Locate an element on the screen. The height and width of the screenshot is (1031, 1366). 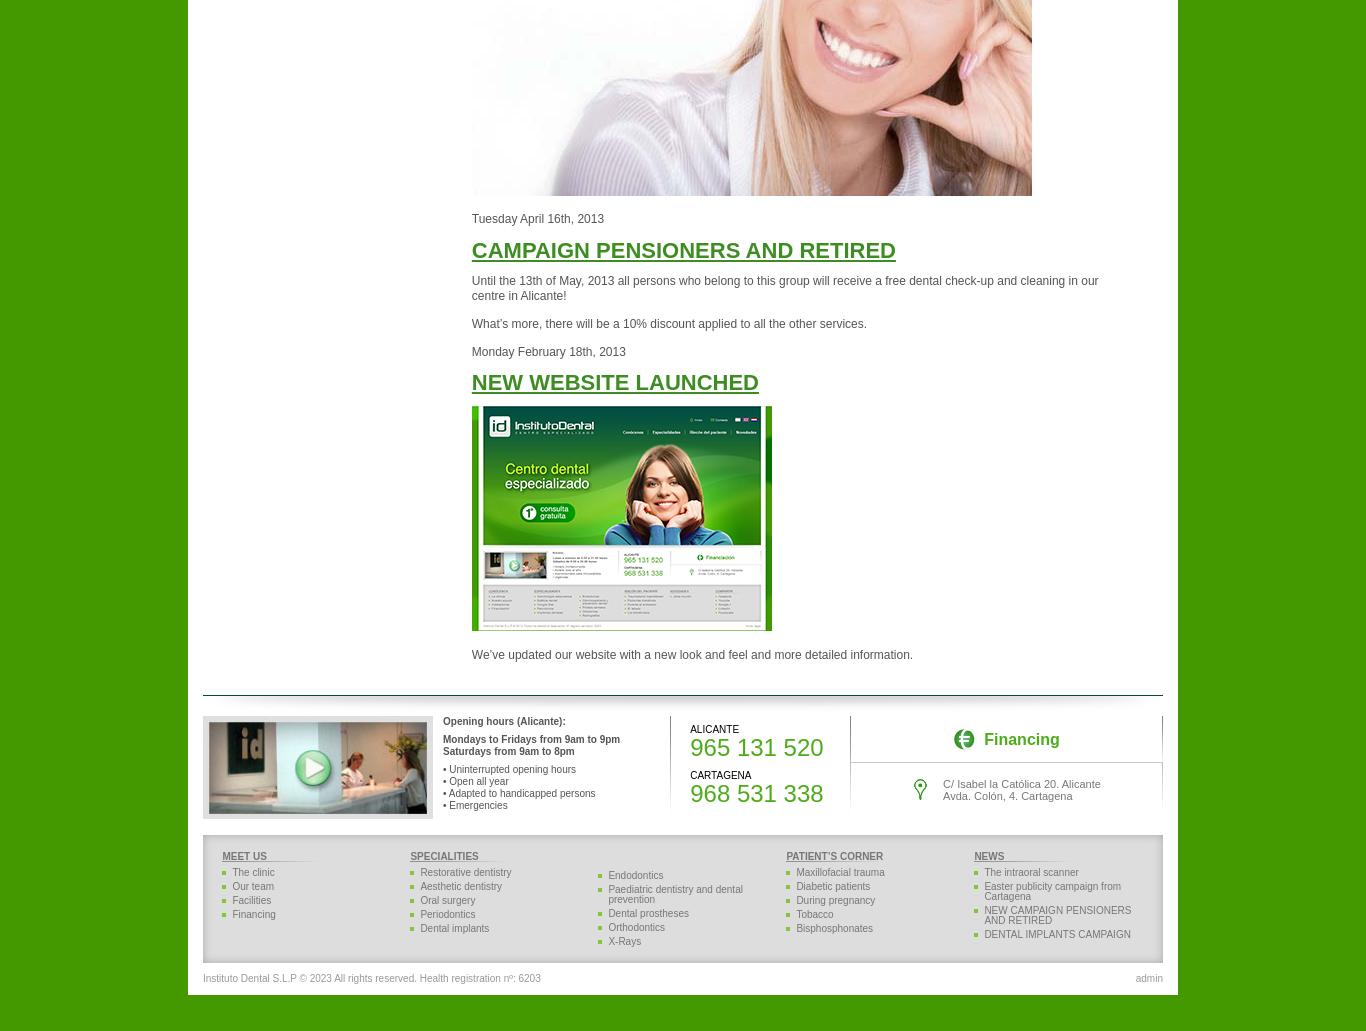
'Our team' is located at coordinates (252, 886).